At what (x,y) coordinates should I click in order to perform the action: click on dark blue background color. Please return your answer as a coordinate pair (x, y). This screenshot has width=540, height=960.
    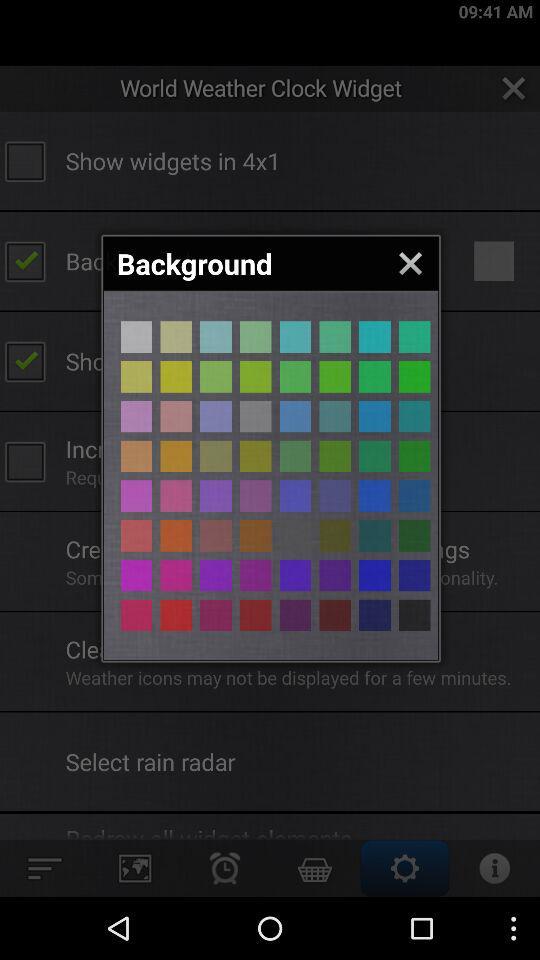
    Looking at the image, I should click on (374, 614).